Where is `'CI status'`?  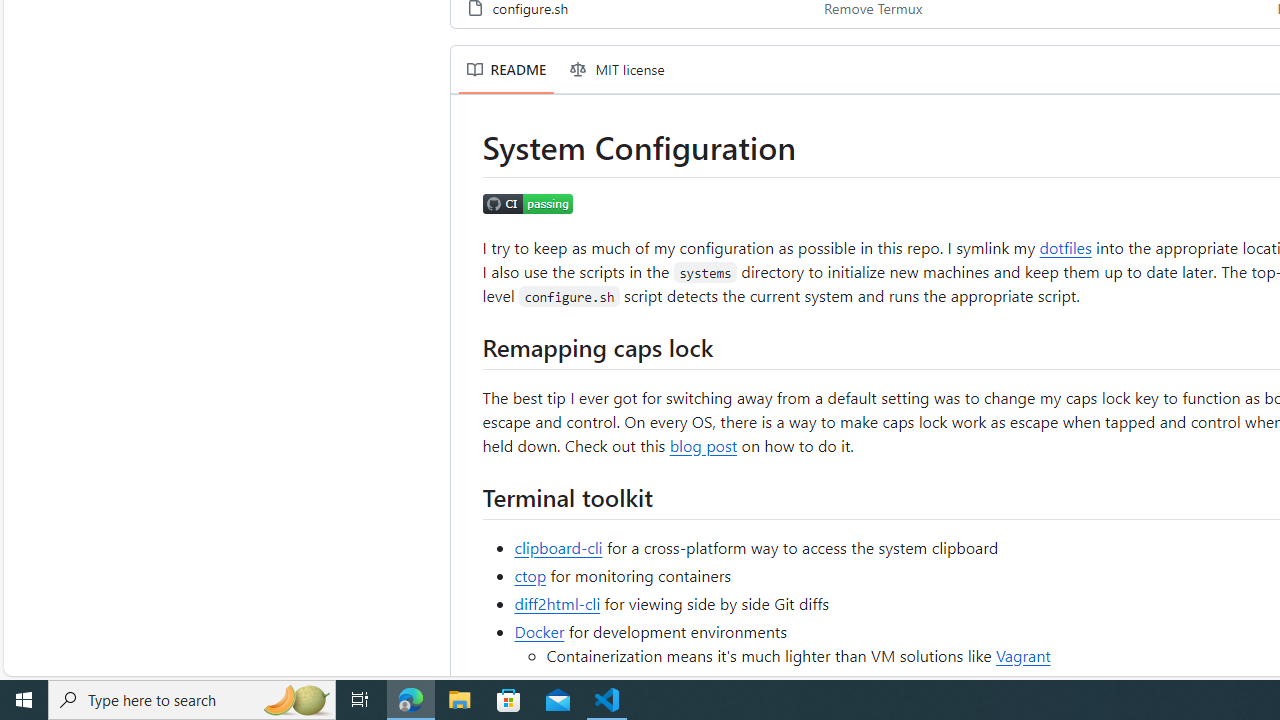 'CI status' is located at coordinates (528, 205).